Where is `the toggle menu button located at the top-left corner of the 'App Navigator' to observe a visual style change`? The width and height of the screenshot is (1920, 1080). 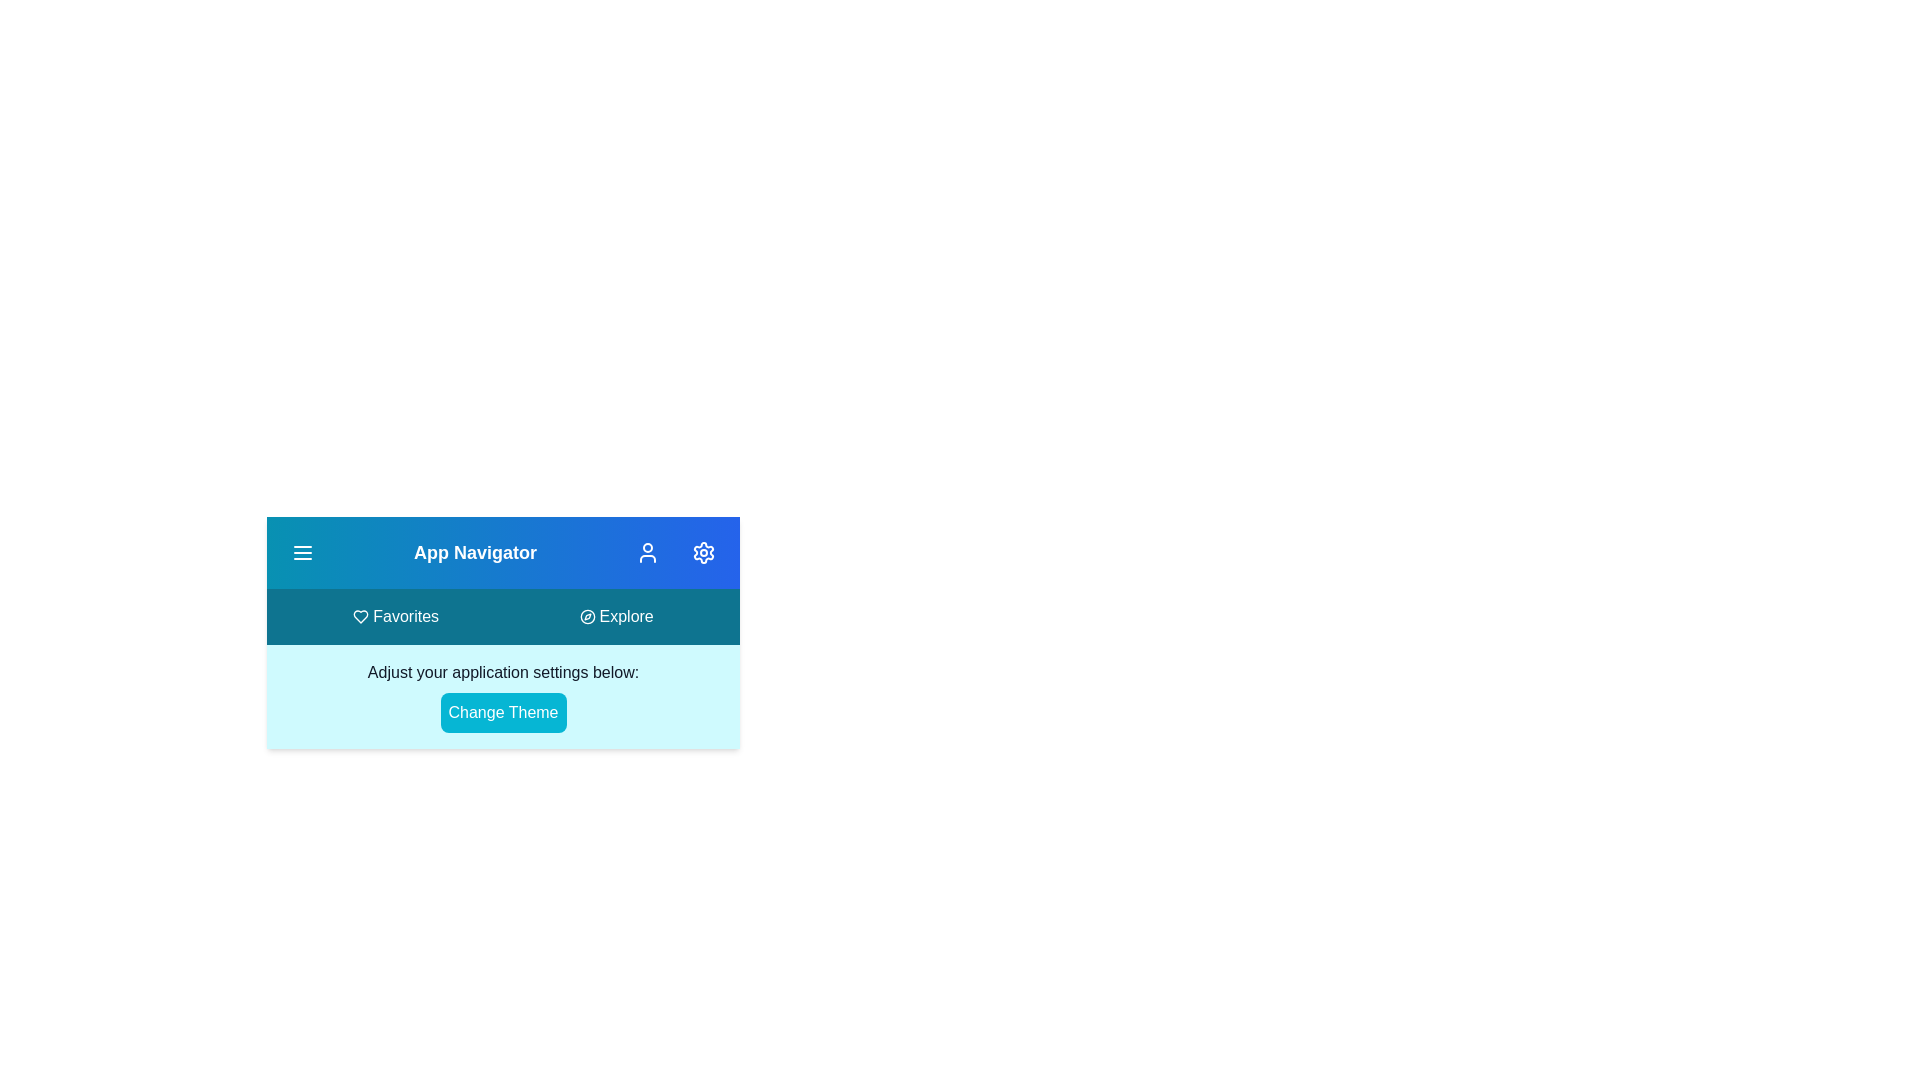 the toggle menu button located at the top-left corner of the 'App Navigator' to observe a visual style change is located at coordinates (301, 552).